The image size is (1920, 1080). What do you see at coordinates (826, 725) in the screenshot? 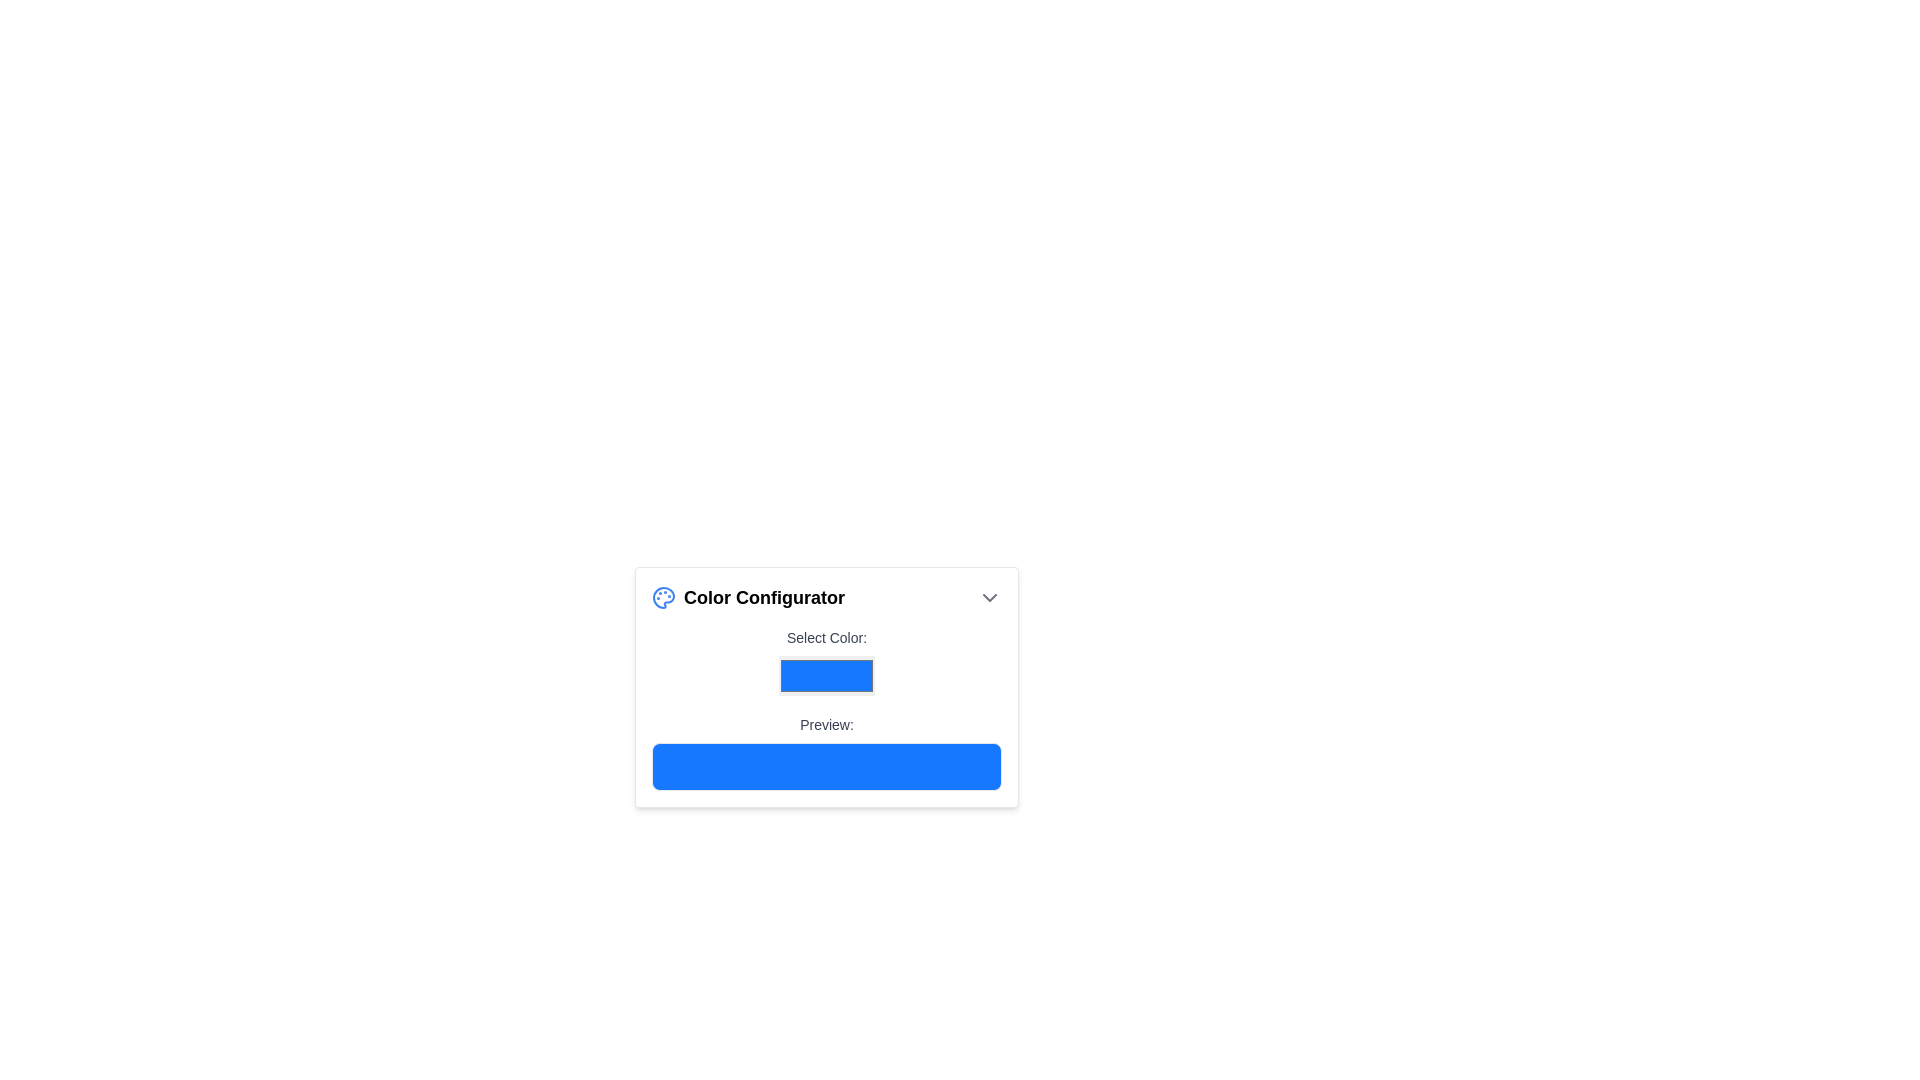
I see `the text label displaying 'Preview:' which is positioned below the 'Select Color:' label in the configuration panel` at bounding box center [826, 725].